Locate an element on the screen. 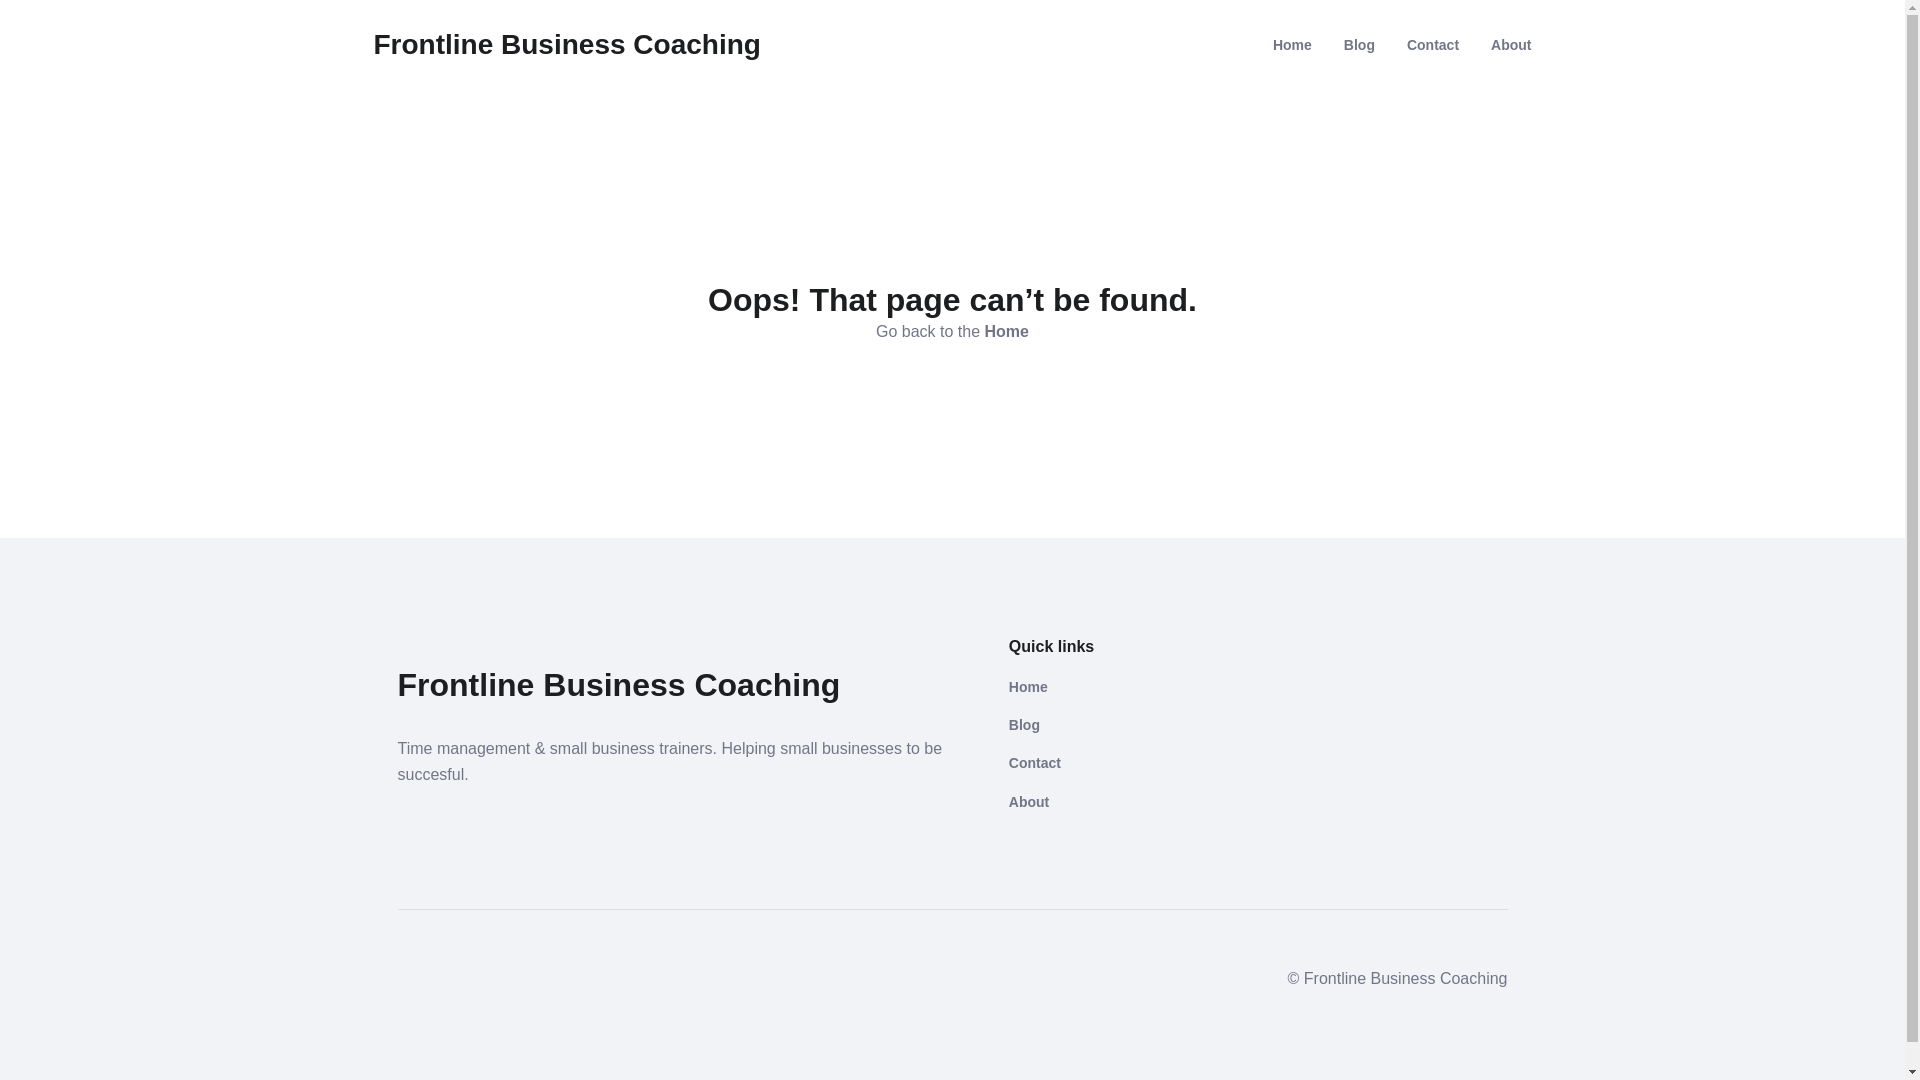 This screenshot has height=1080, width=1920. 'Home' is located at coordinates (1292, 45).